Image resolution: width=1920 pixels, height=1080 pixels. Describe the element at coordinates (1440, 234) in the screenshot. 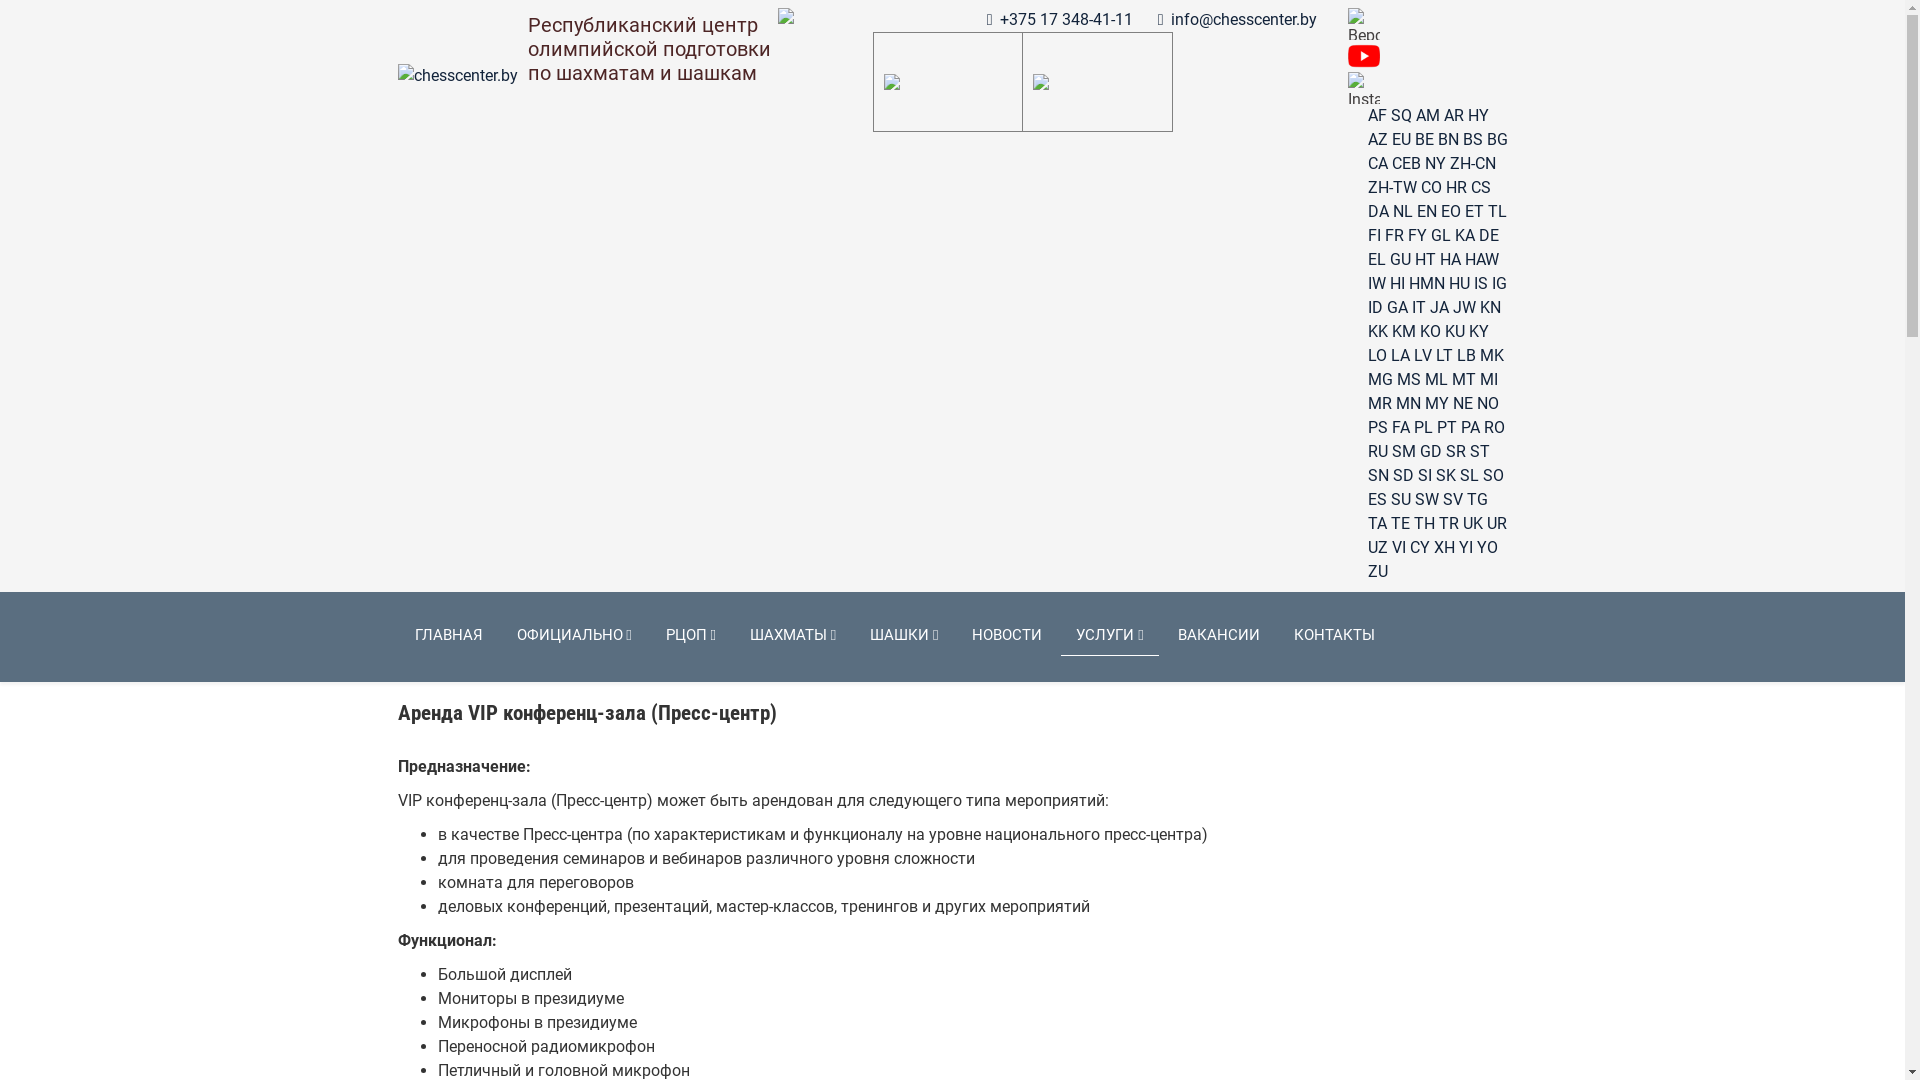

I see `'GL'` at that location.